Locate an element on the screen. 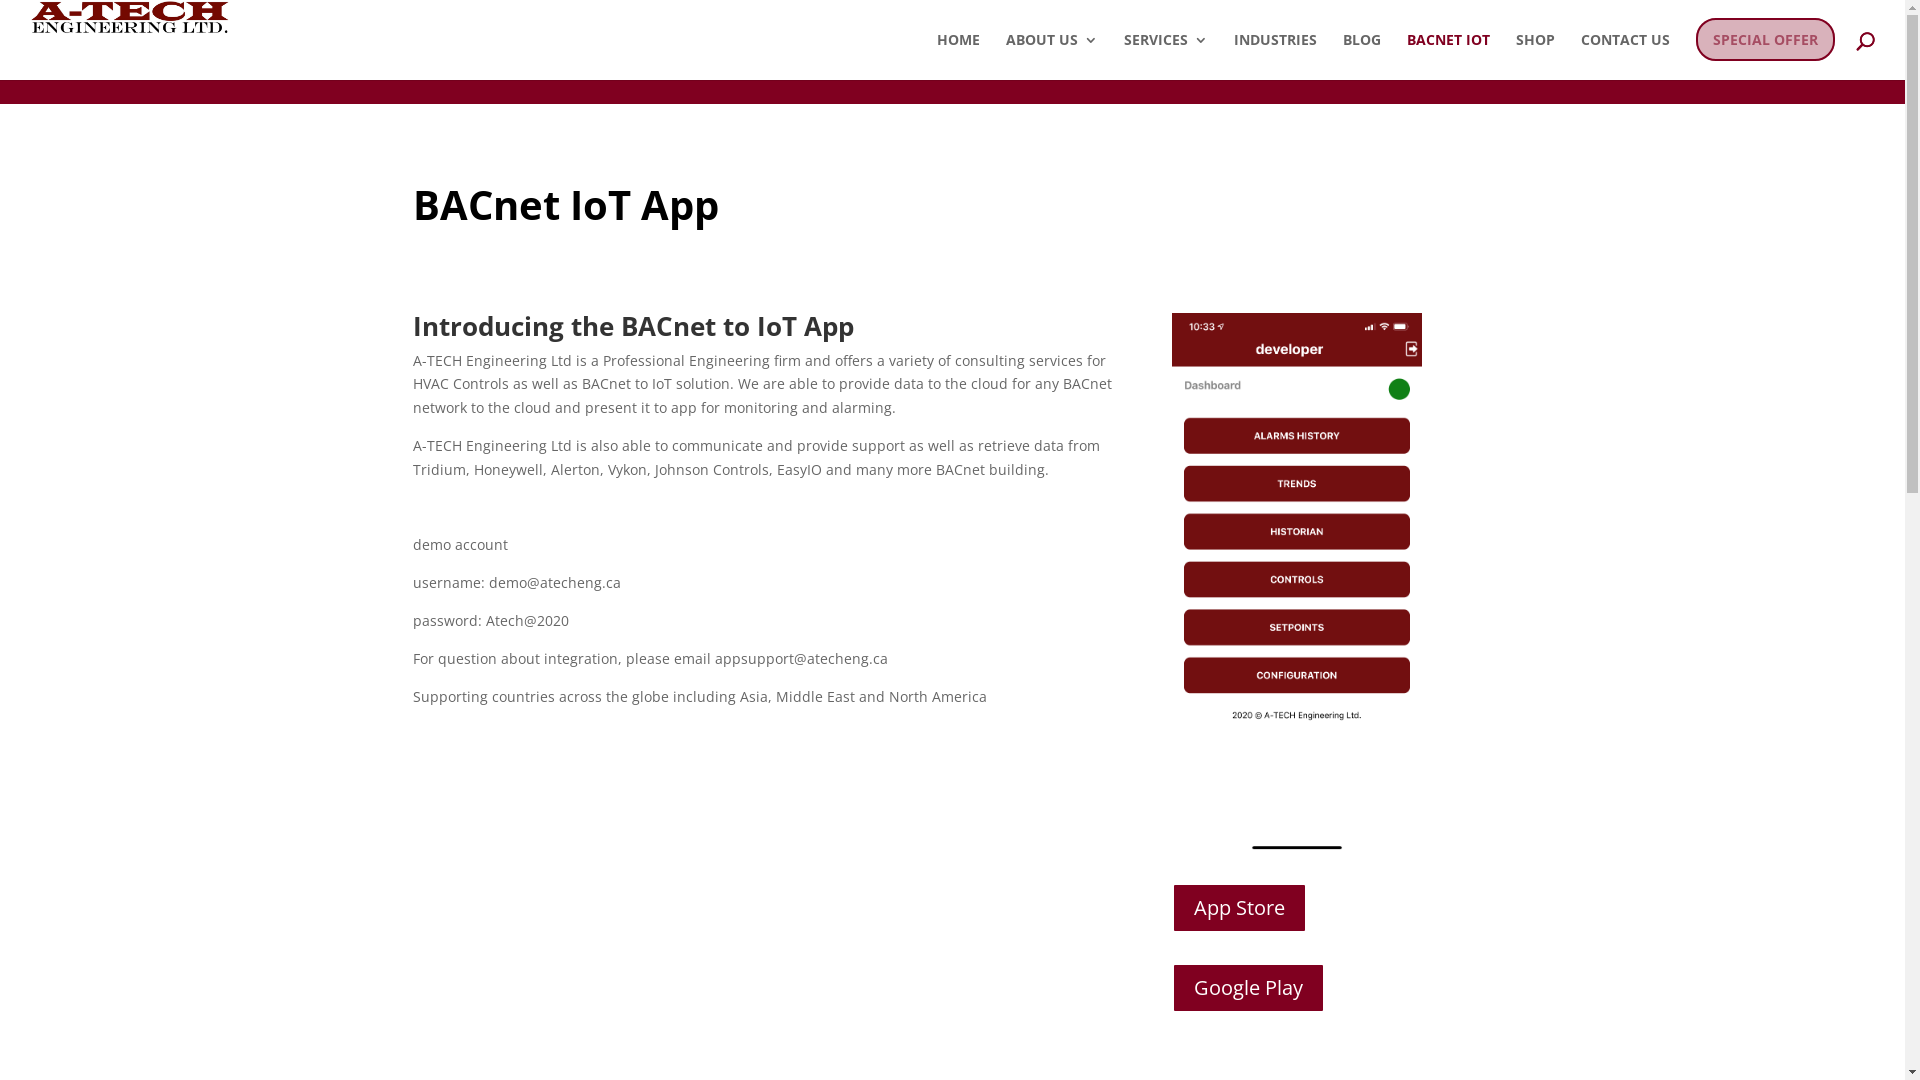  'Google Play' is located at coordinates (1247, 986).